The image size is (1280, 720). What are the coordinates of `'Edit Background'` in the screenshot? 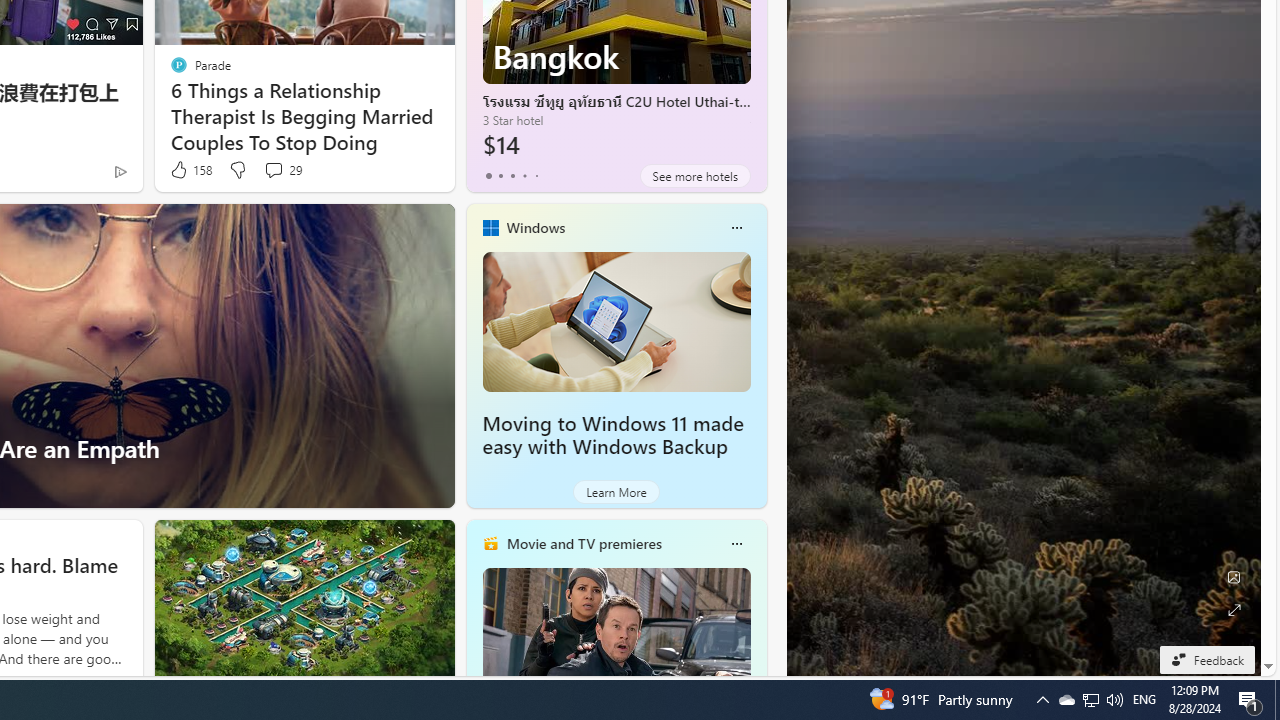 It's located at (1232, 577).